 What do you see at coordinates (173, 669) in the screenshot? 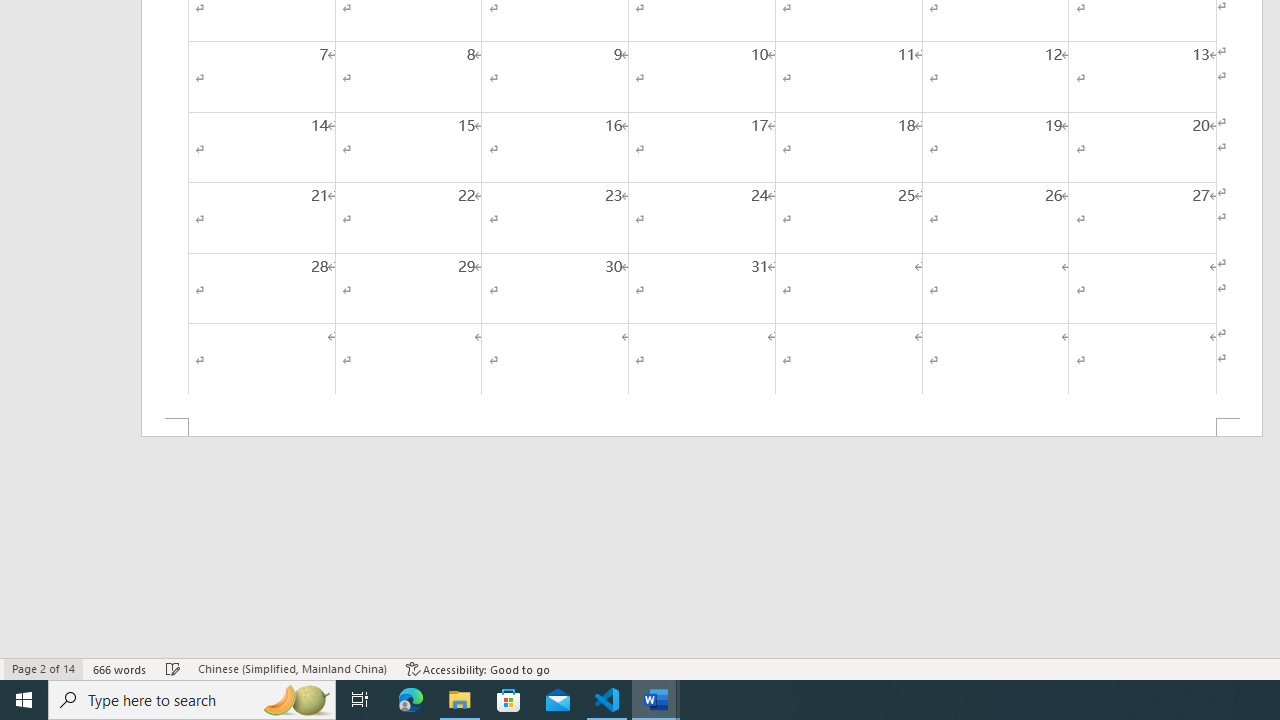
I see `'Spelling and Grammar Check Checking'` at bounding box center [173, 669].